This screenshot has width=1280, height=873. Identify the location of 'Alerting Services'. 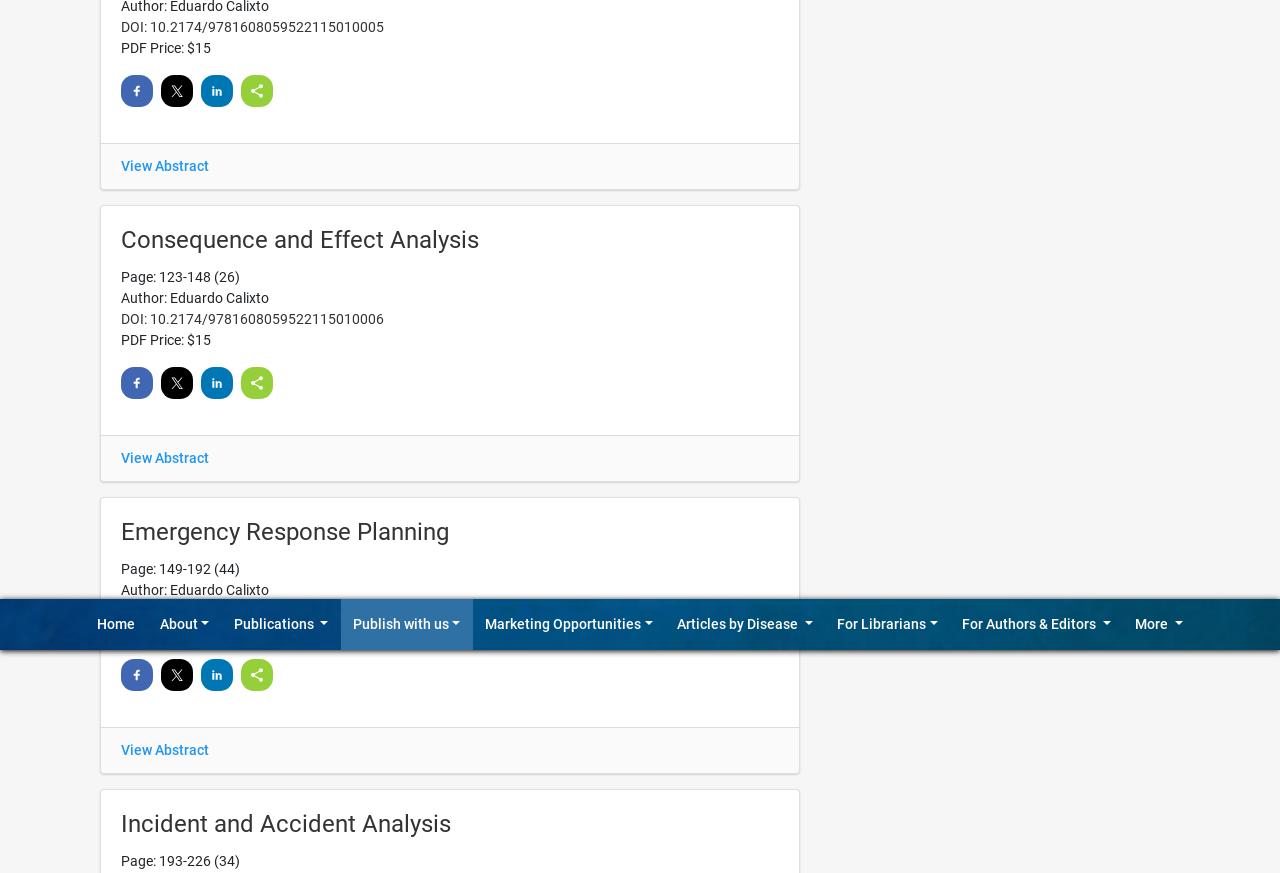
(964, 11).